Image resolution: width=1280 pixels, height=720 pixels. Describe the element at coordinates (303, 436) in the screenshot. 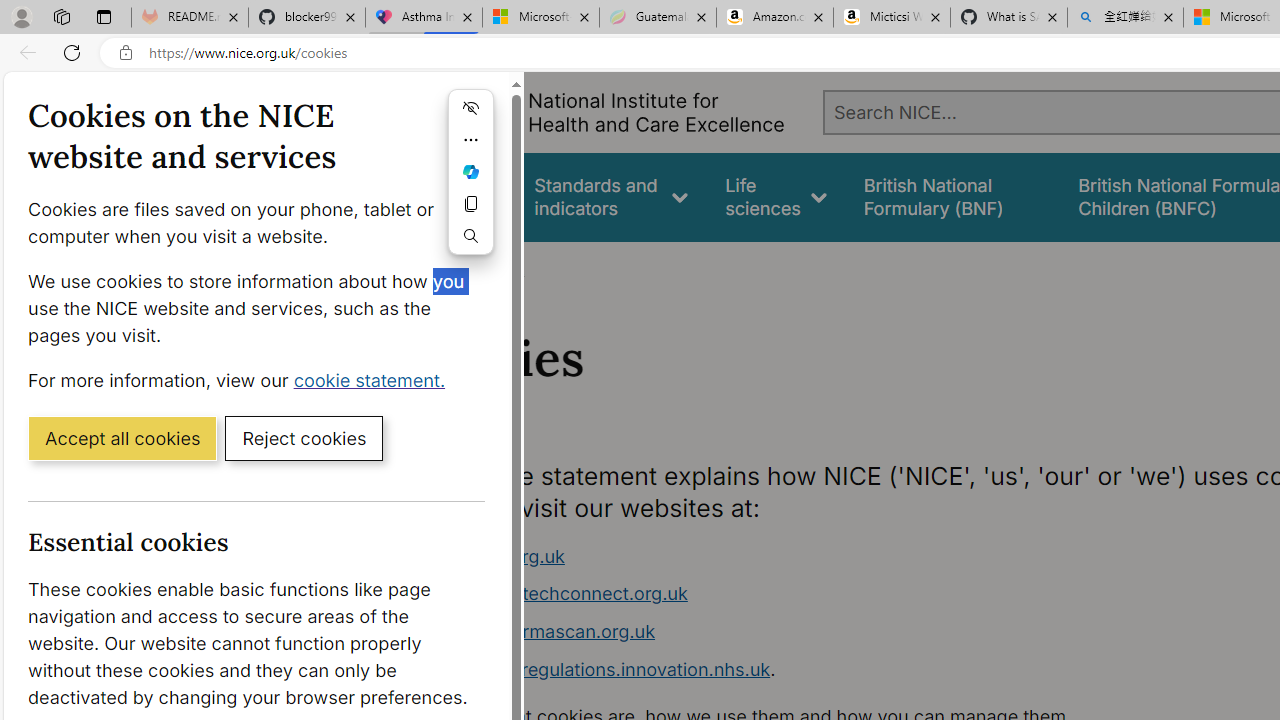

I see `'Reject cookies'` at that location.